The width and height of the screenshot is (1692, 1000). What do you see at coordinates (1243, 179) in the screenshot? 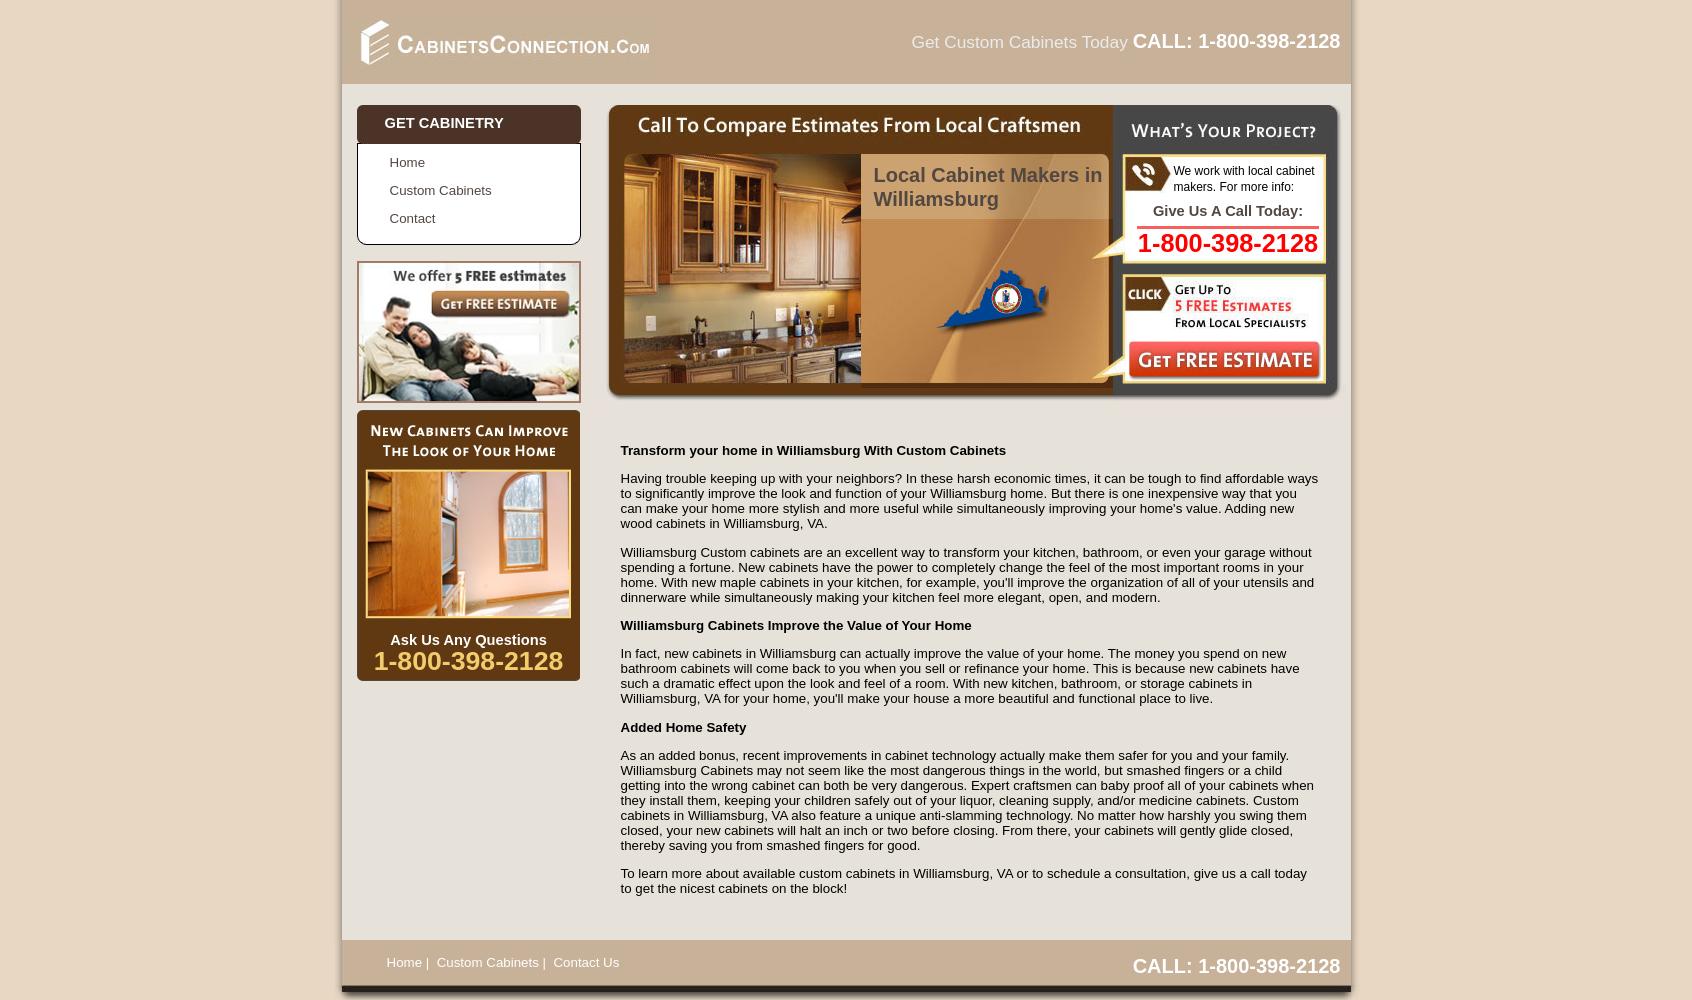
I see `'We work with local cabinet makers. For more info:'` at bounding box center [1243, 179].